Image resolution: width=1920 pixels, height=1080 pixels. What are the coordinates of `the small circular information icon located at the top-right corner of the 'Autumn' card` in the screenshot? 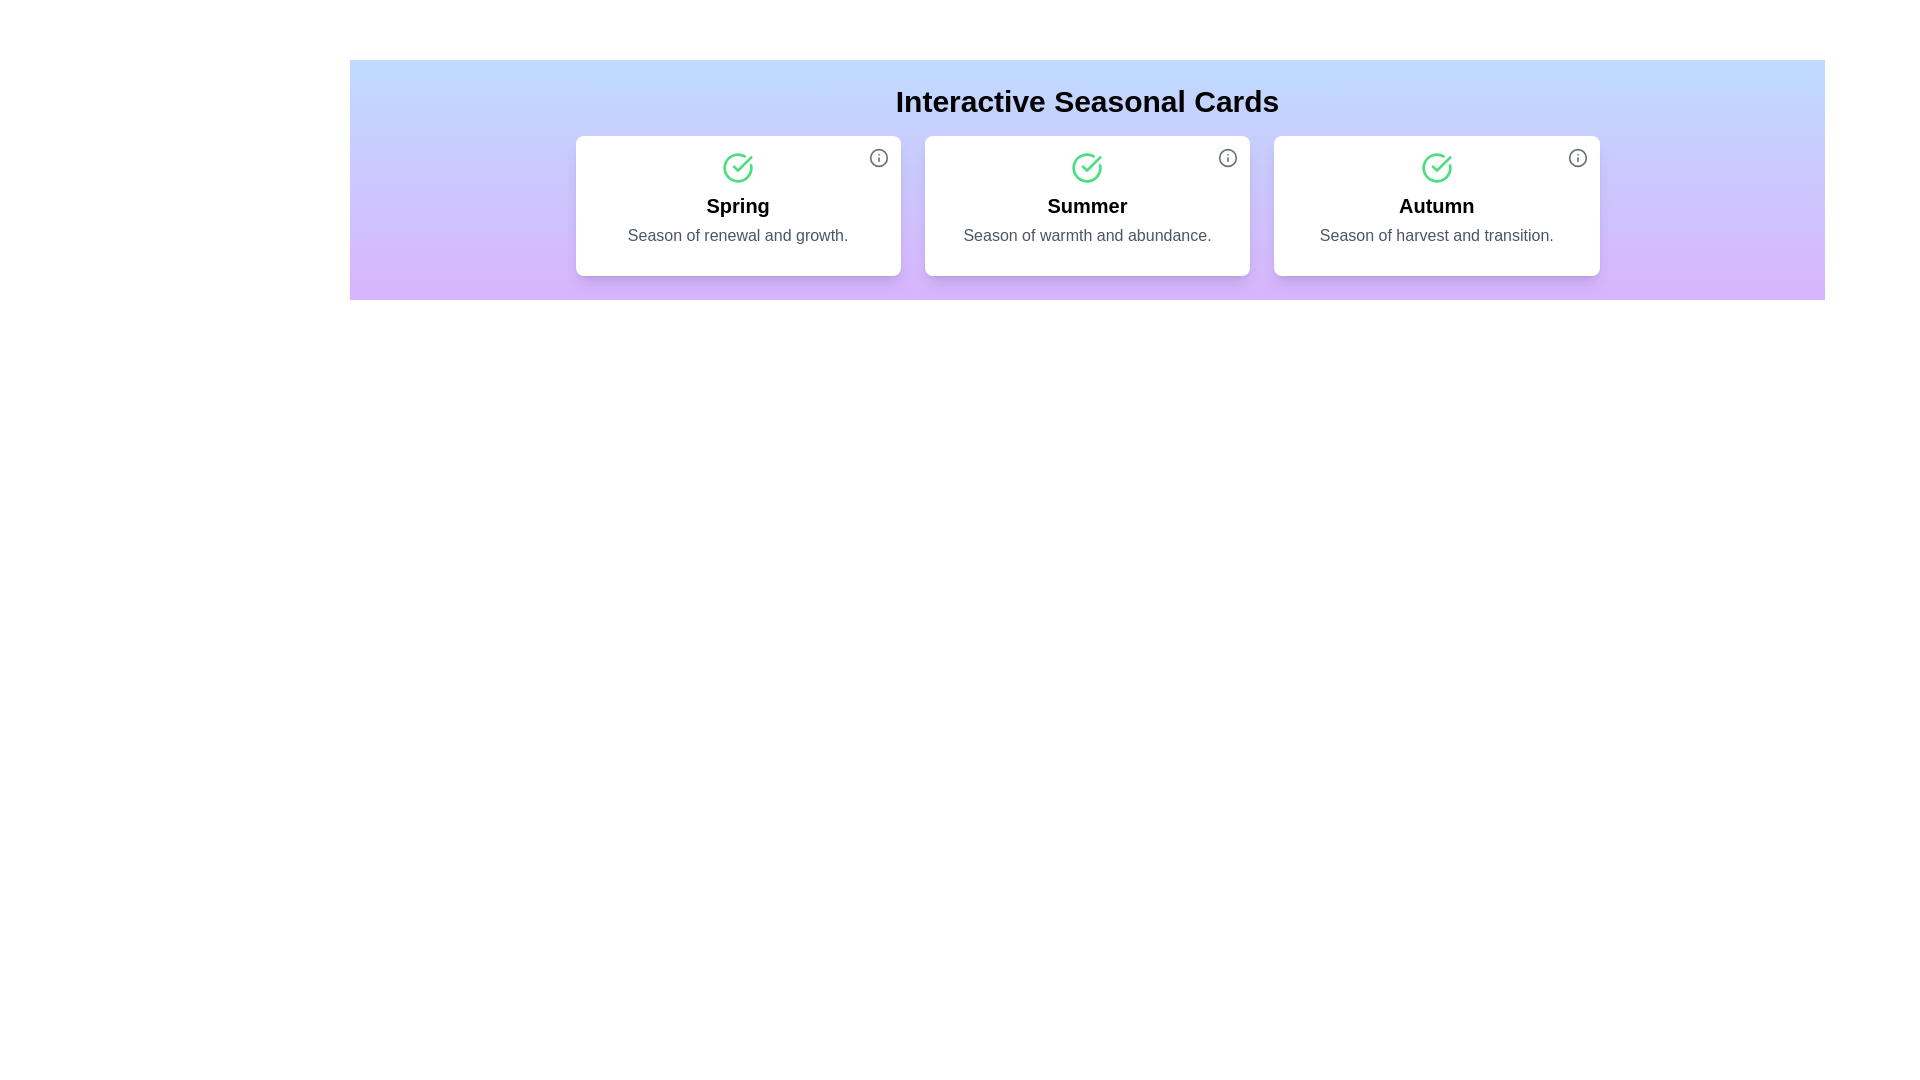 It's located at (1576, 157).